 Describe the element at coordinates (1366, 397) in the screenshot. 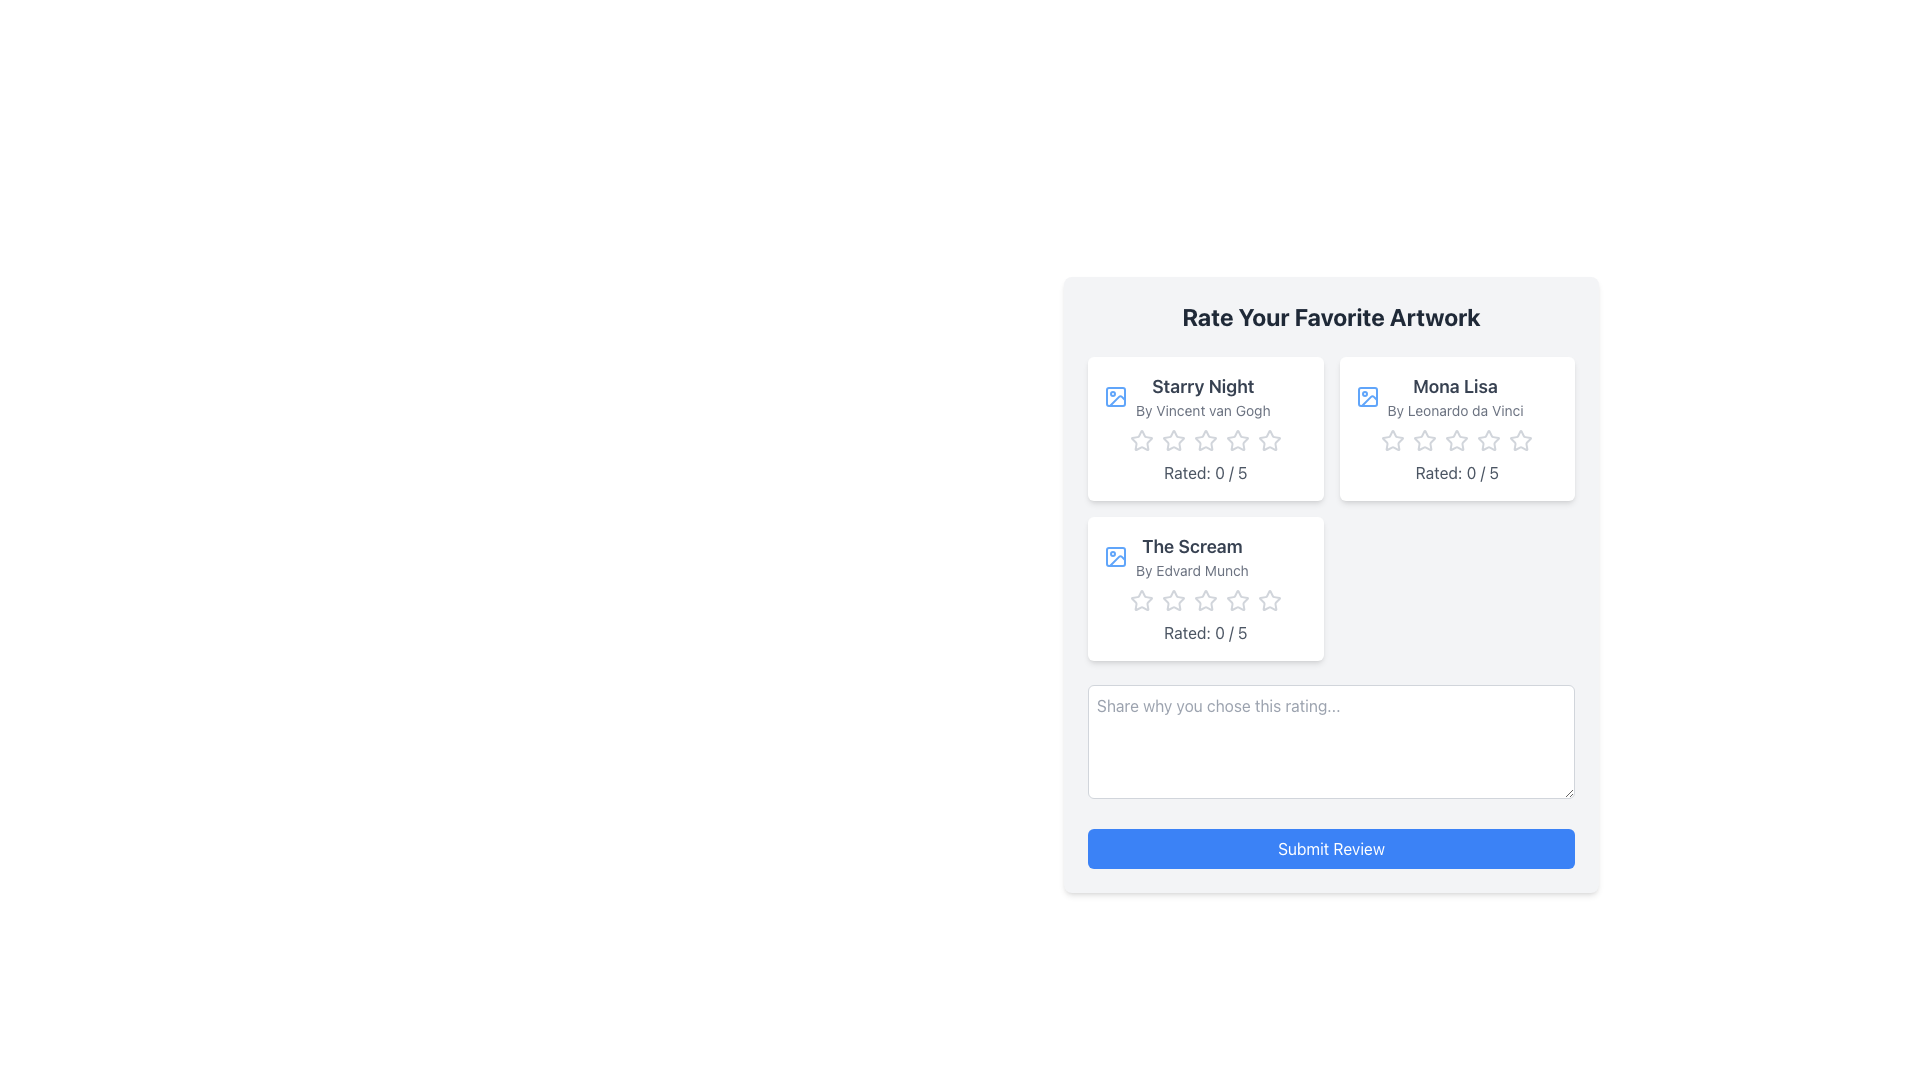

I see `the blue icon depicting an image with a thin outlined square and a circular detail, located to the left of the text 'Mona Lisa' and 'By Leonardo da Vinci'` at that location.